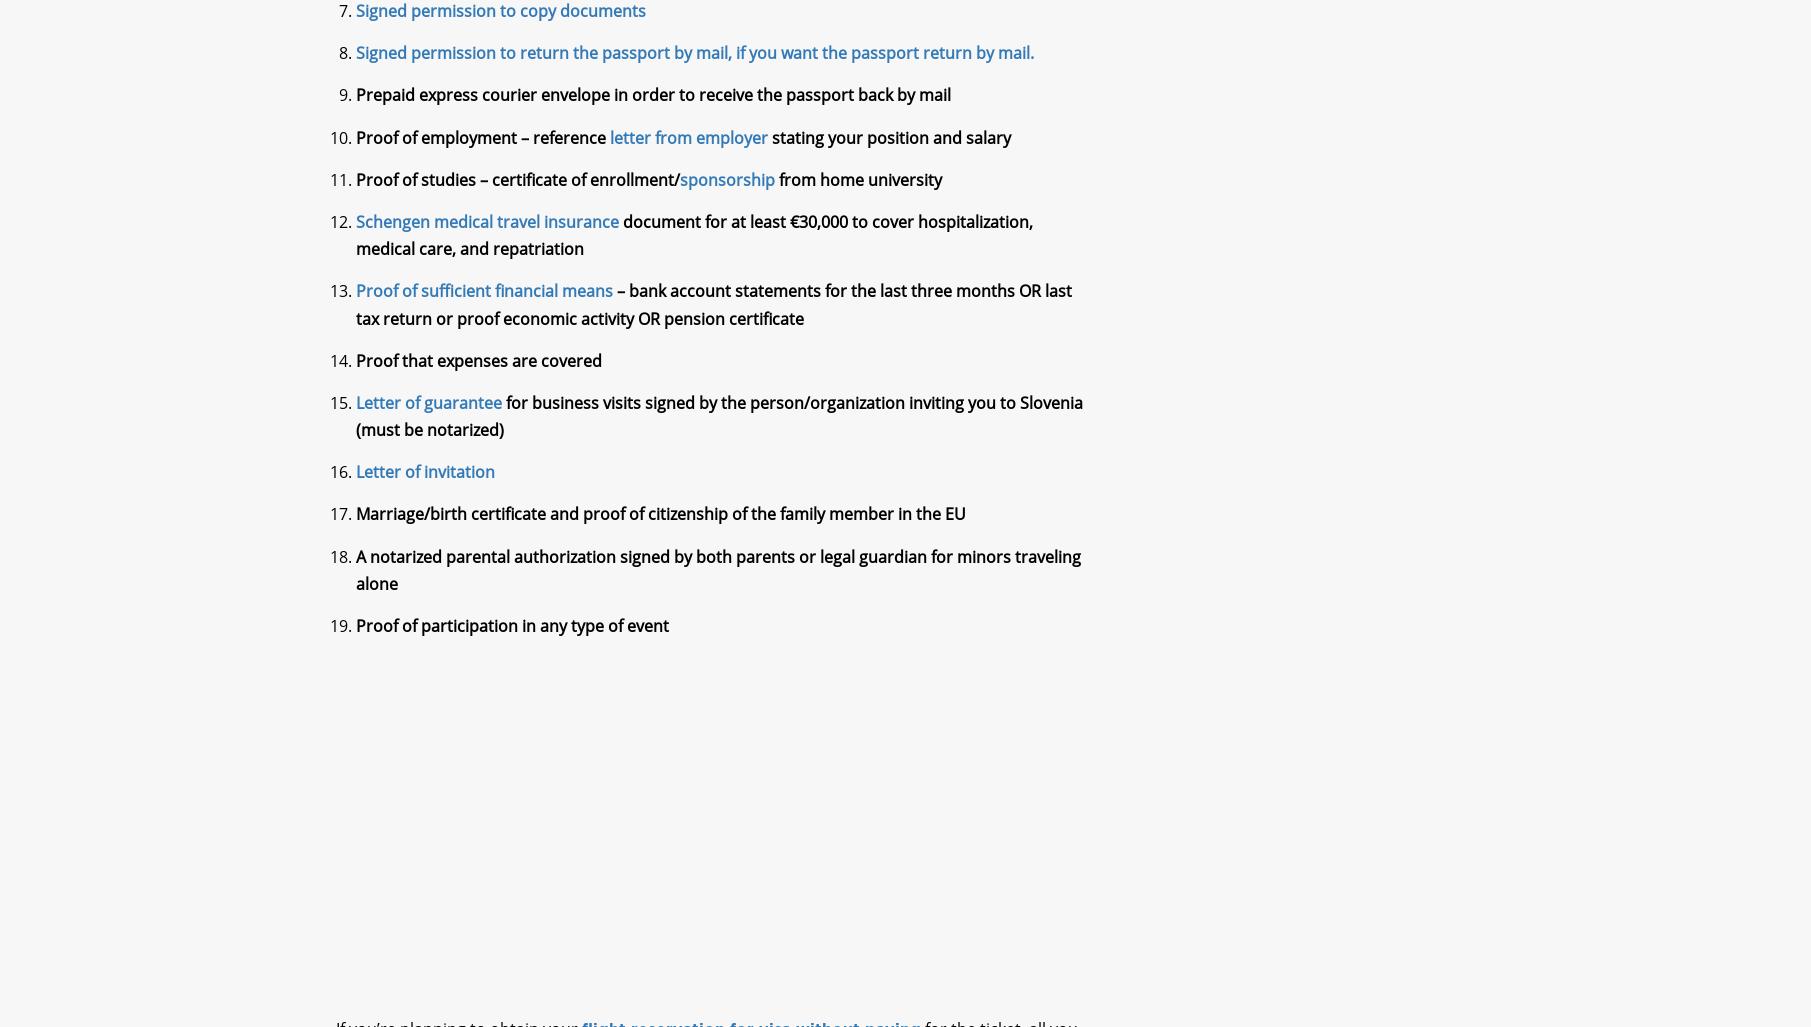 This screenshot has width=1811, height=1027. I want to click on 'Letter of invitation', so click(424, 488).